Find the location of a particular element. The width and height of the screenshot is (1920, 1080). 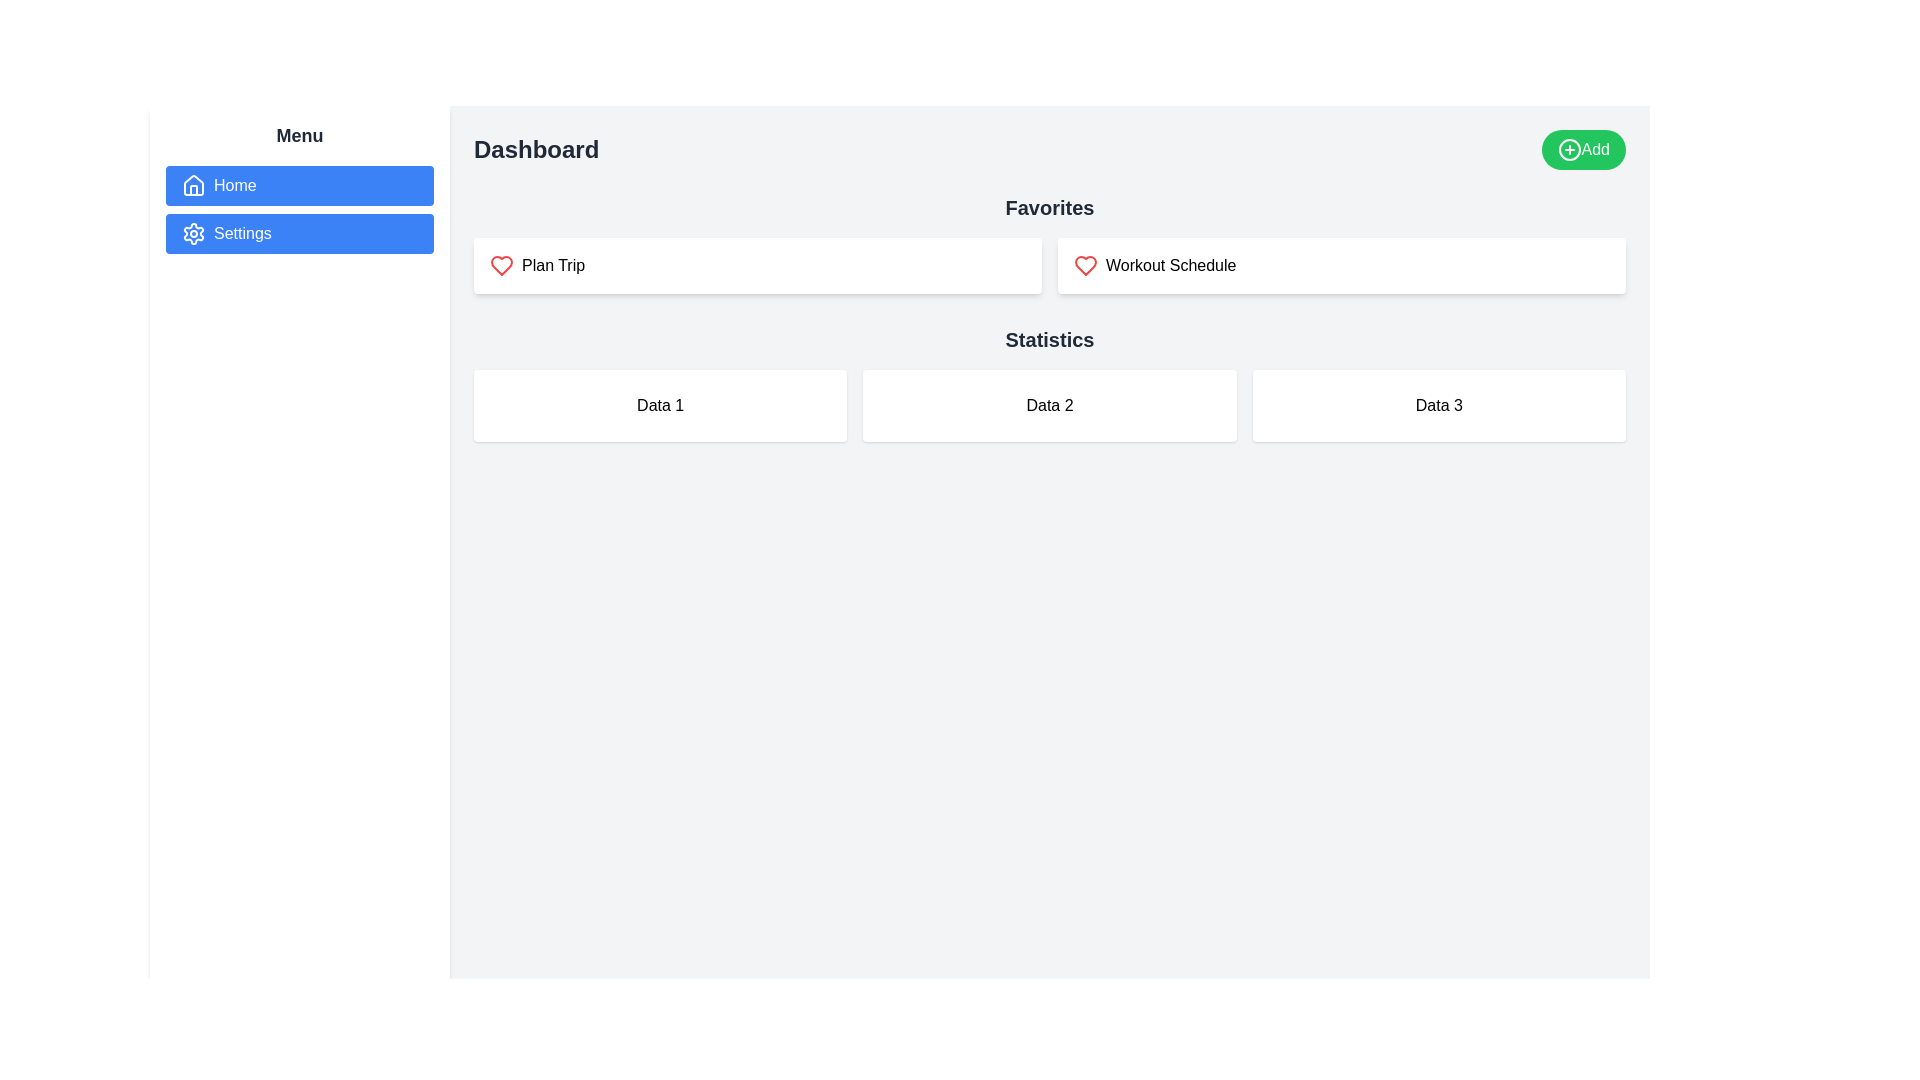

the header text located at the top of the left sidebar menu, which serves as the title for the menu section is located at coordinates (298, 135).